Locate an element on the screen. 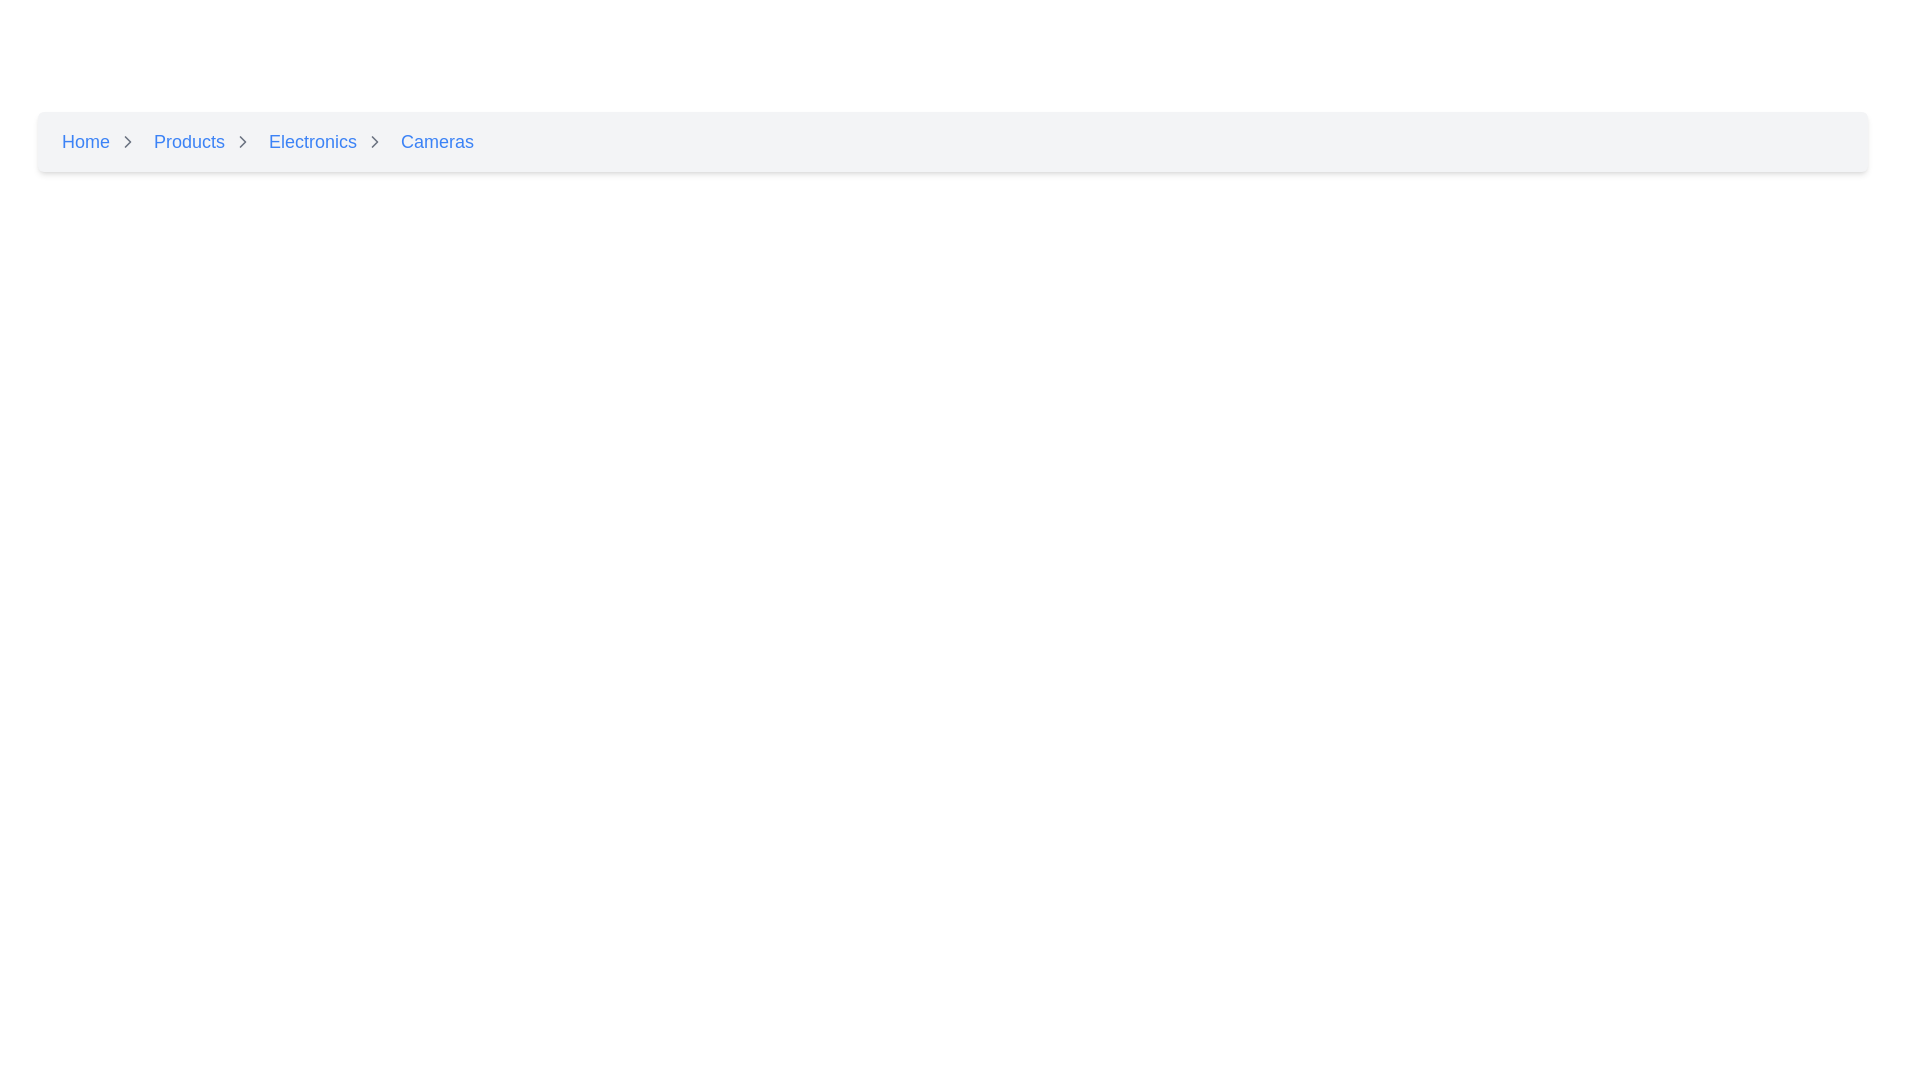 Image resolution: width=1920 pixels, height=1080 pixels. the right-pointing chevron icon in the breadcrumb navigation, which is styled as an SVG graphic, located between 'Home' and 'Products' is located at coordinates (127, 141).